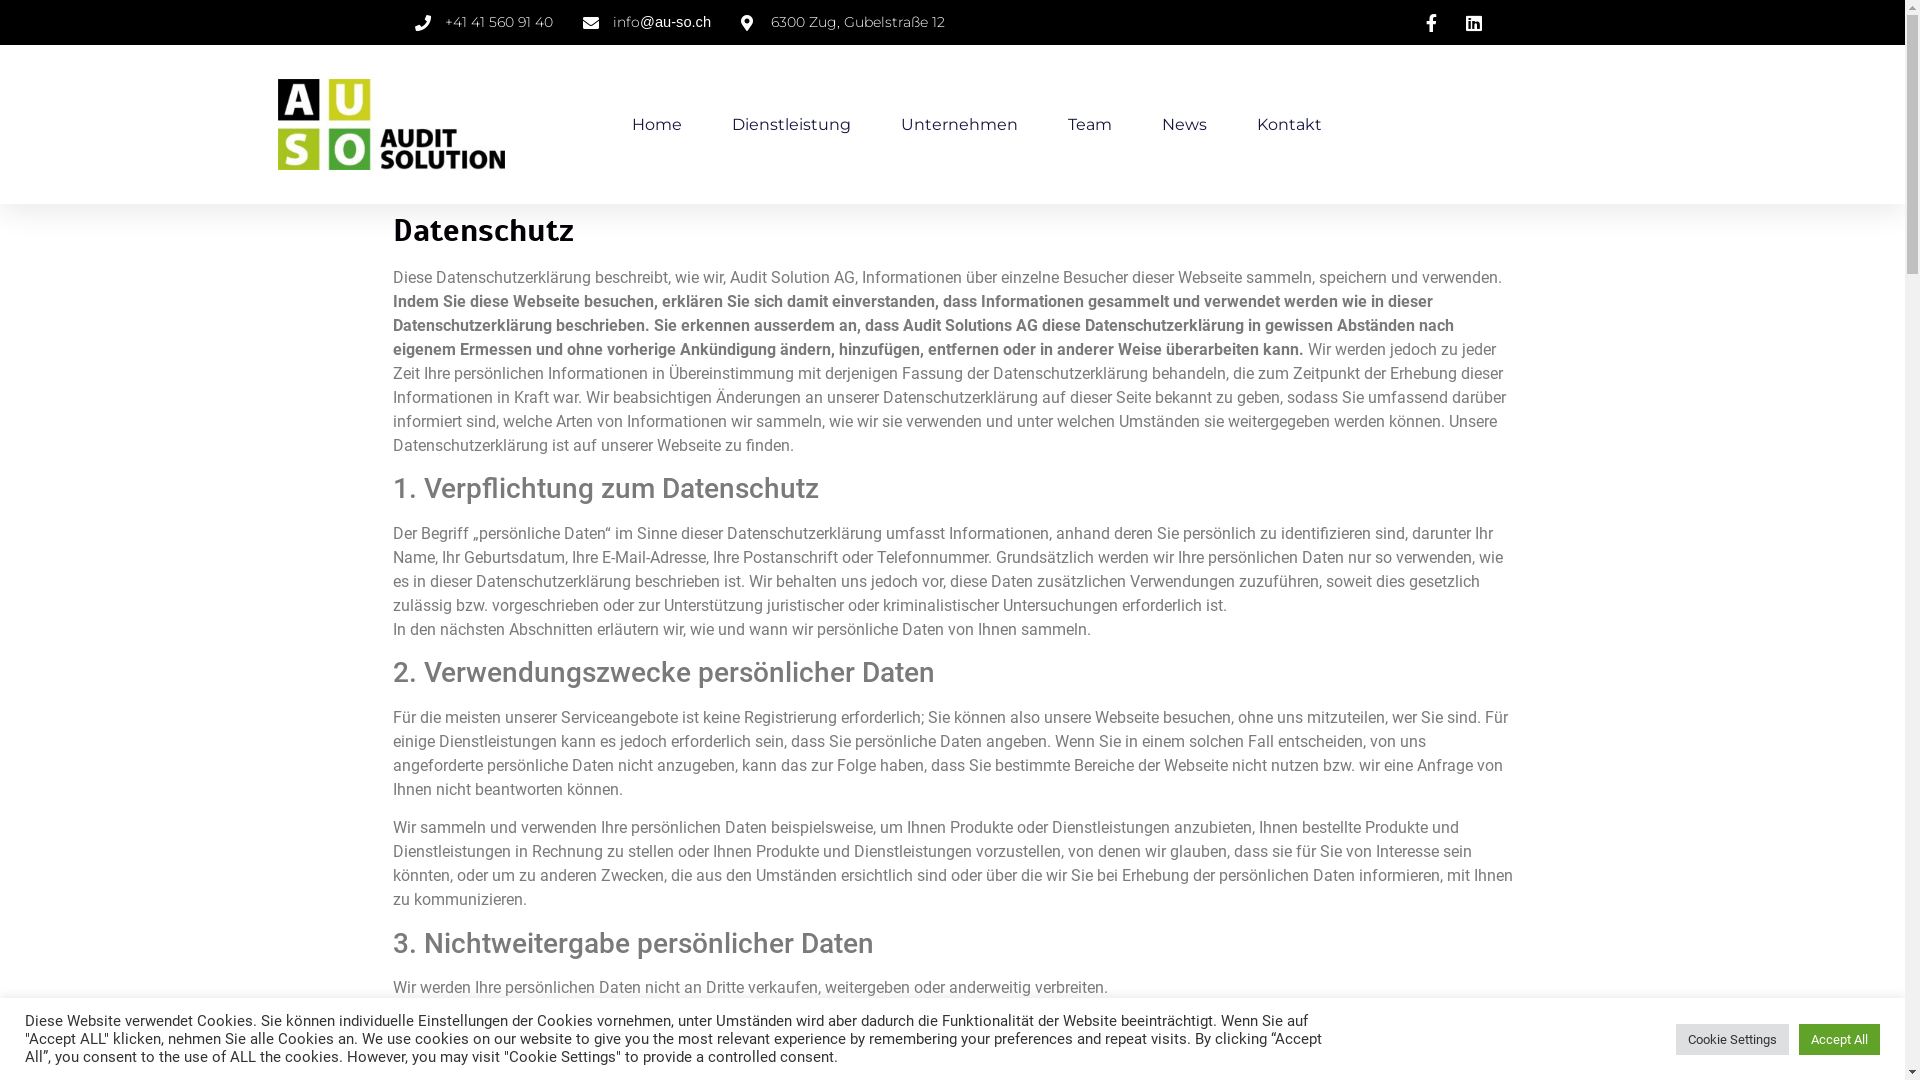 The image size is (1920, 1080). I want to click on 'Unternehmen', so click(957, 124).